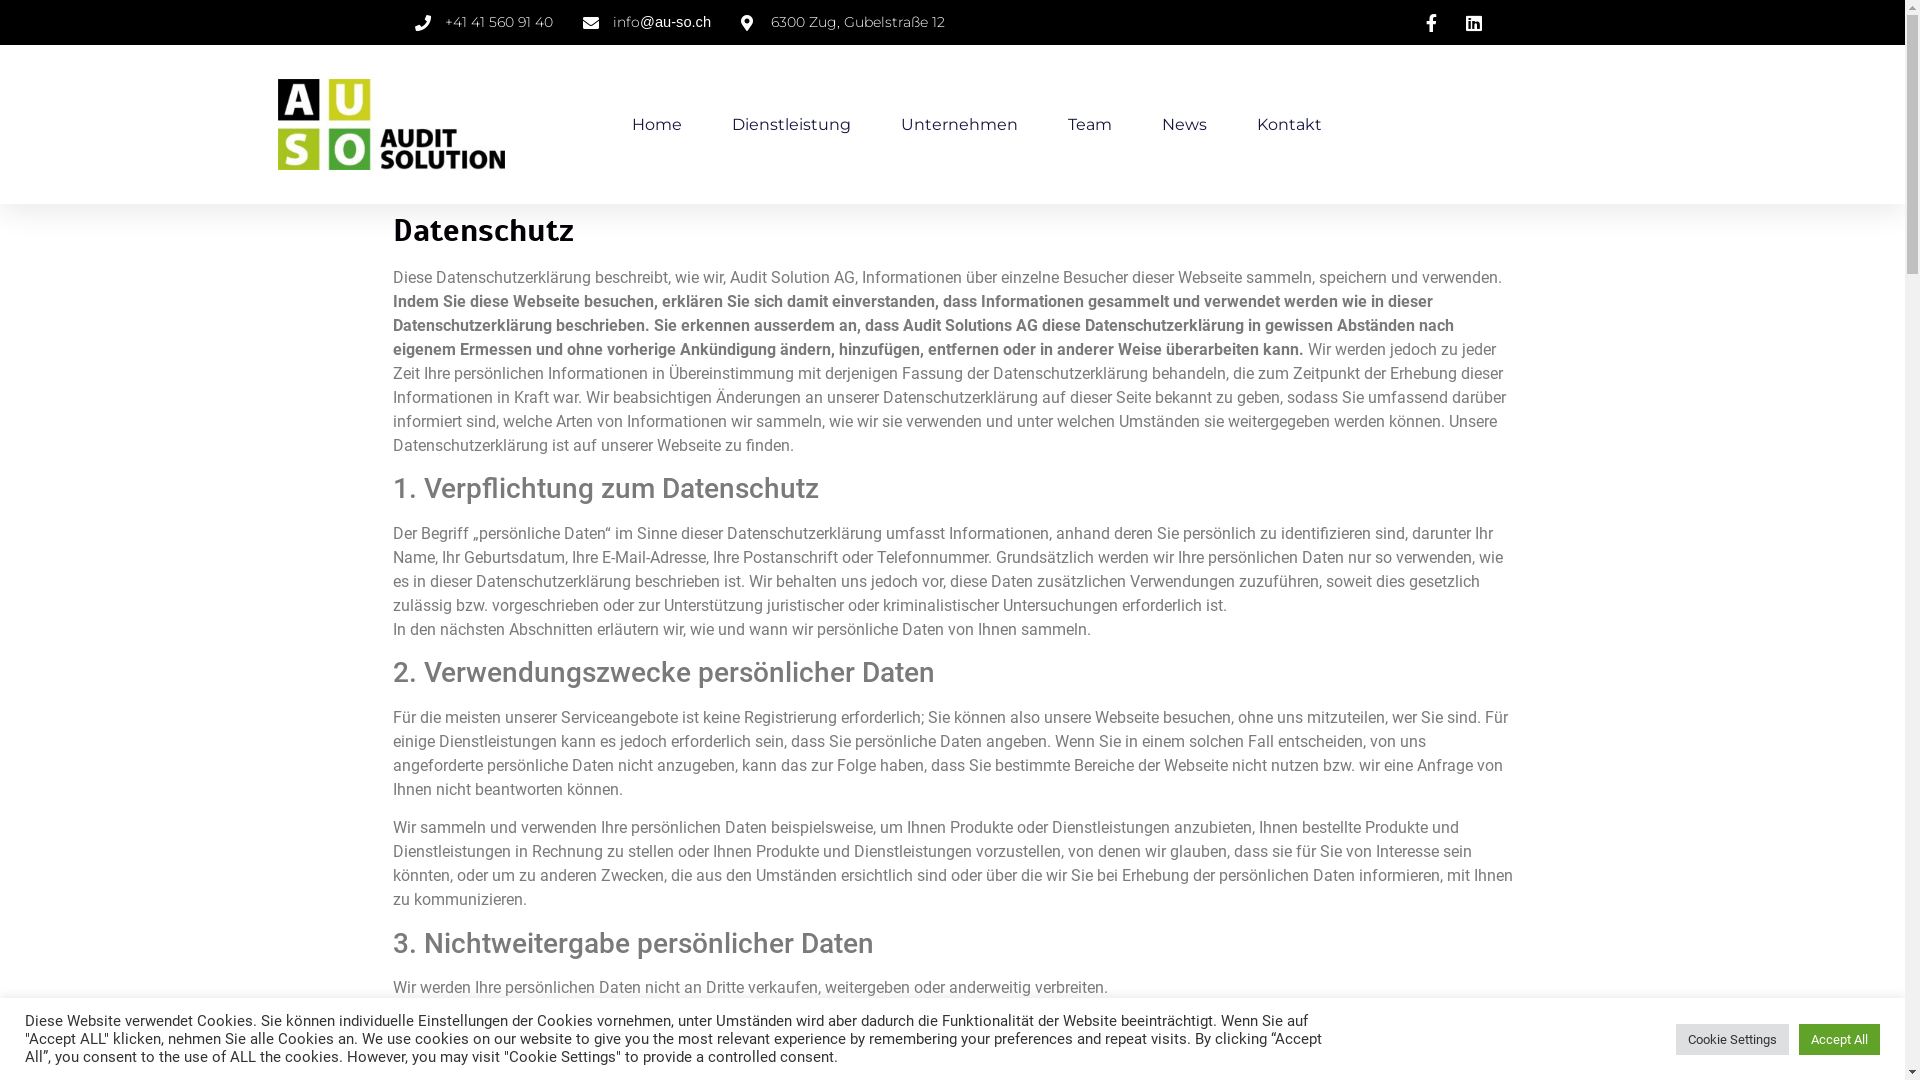 The image size is (1920, 1080). I want to click on 'Unternehmen', so click(957, 124).